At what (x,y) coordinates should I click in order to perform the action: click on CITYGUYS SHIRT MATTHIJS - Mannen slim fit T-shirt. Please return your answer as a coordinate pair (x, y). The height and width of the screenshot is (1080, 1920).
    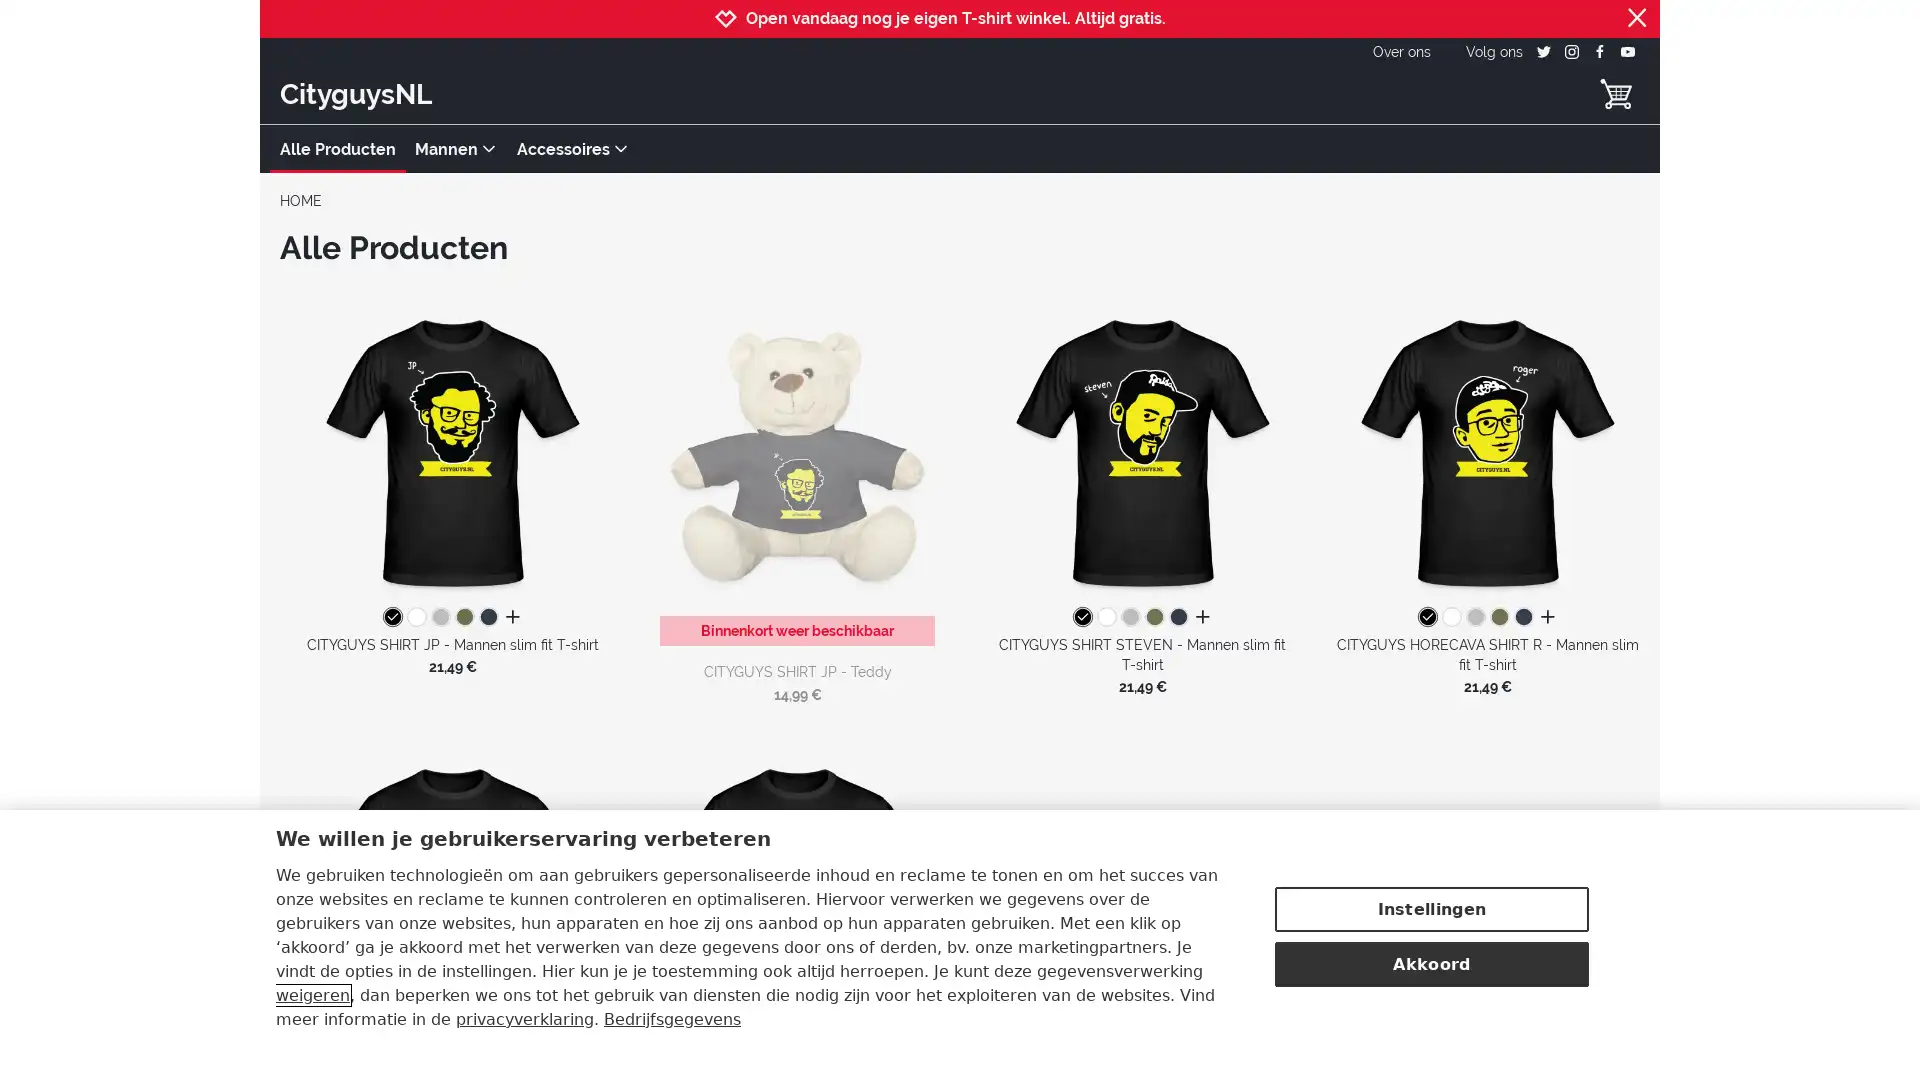
    Looking at the image, I should click on (796, 898).